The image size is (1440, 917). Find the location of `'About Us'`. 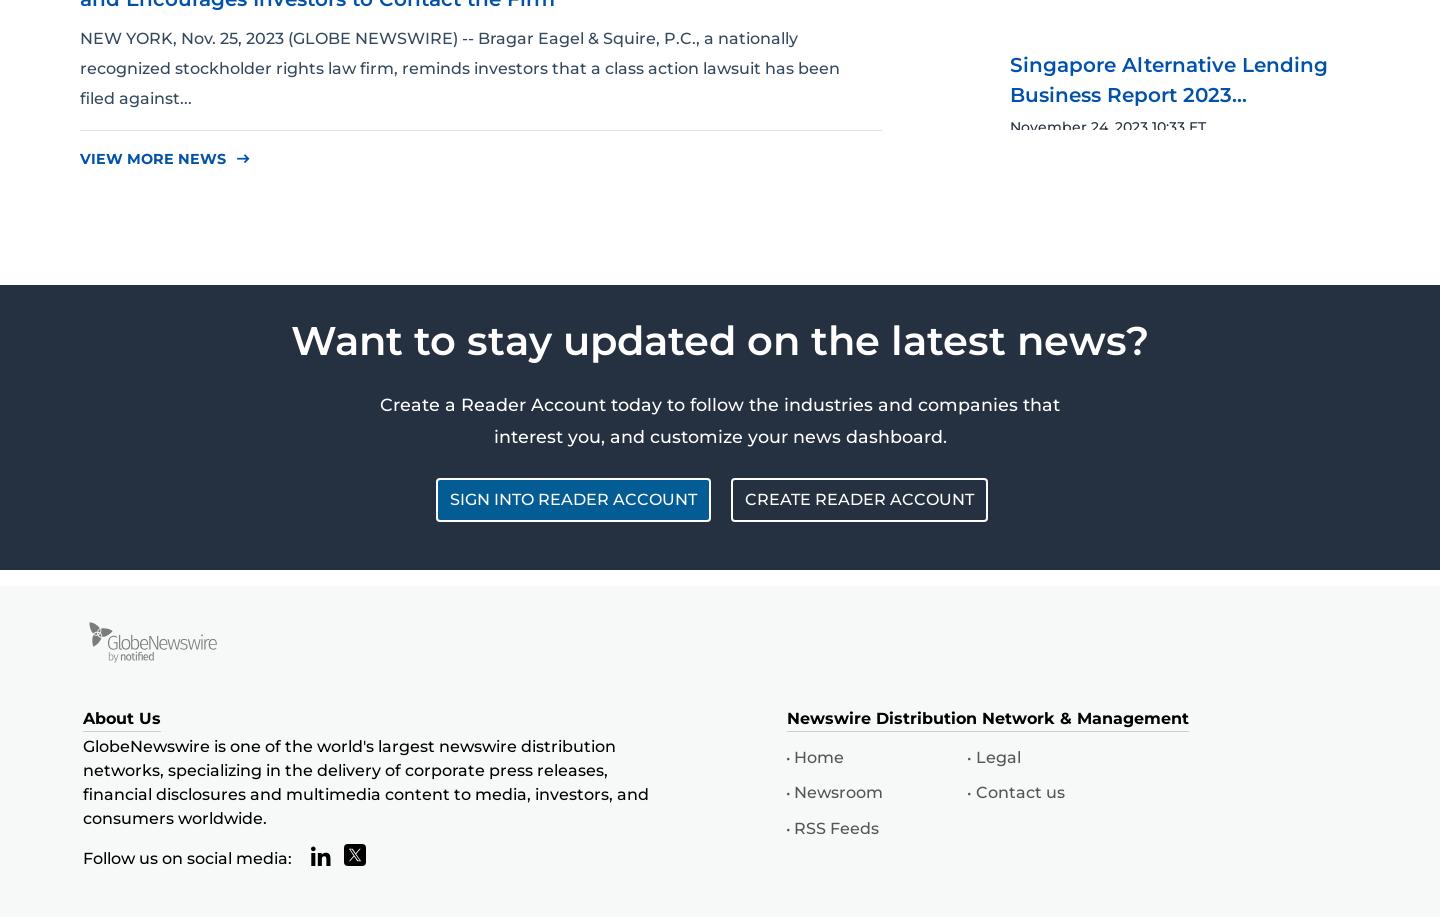

'About Us' is located at coordinates (120, 717).